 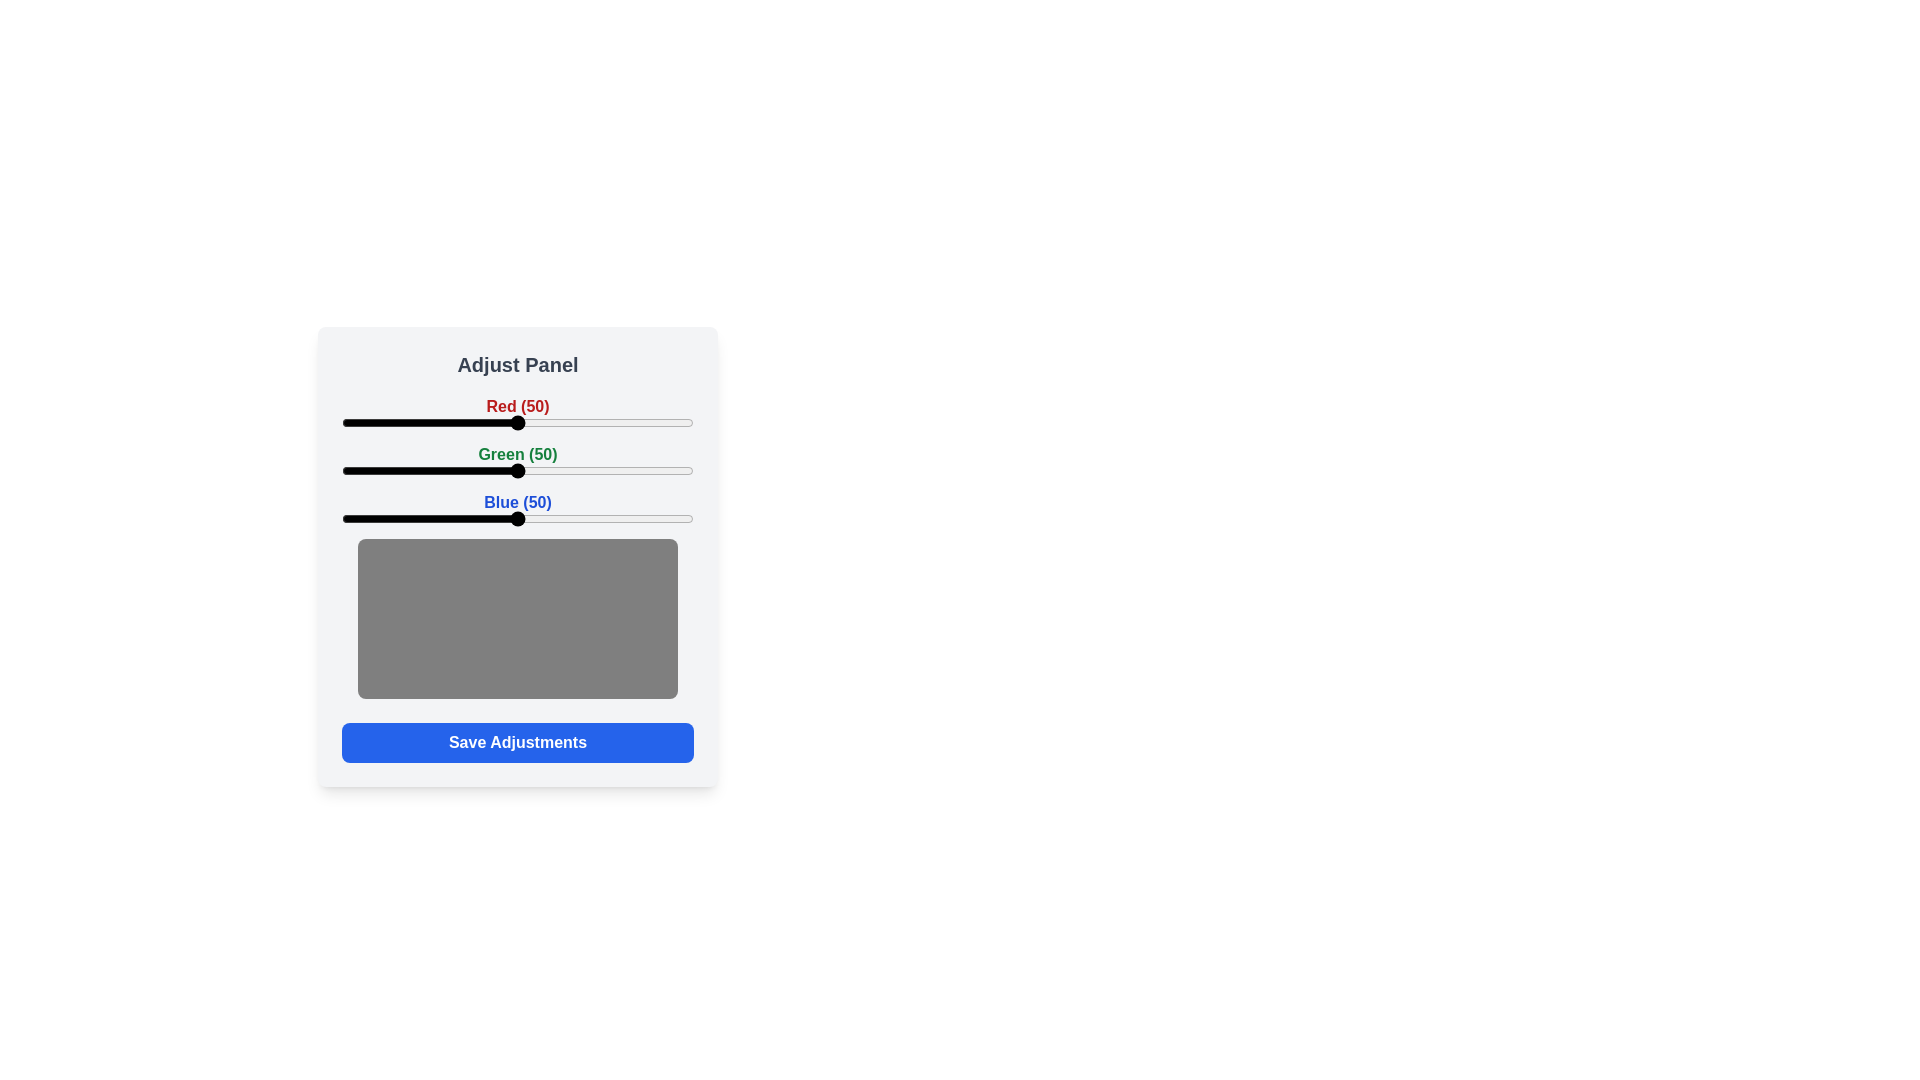 I want to click on the blue slider to 10 percent, so click(x=377, y=518).